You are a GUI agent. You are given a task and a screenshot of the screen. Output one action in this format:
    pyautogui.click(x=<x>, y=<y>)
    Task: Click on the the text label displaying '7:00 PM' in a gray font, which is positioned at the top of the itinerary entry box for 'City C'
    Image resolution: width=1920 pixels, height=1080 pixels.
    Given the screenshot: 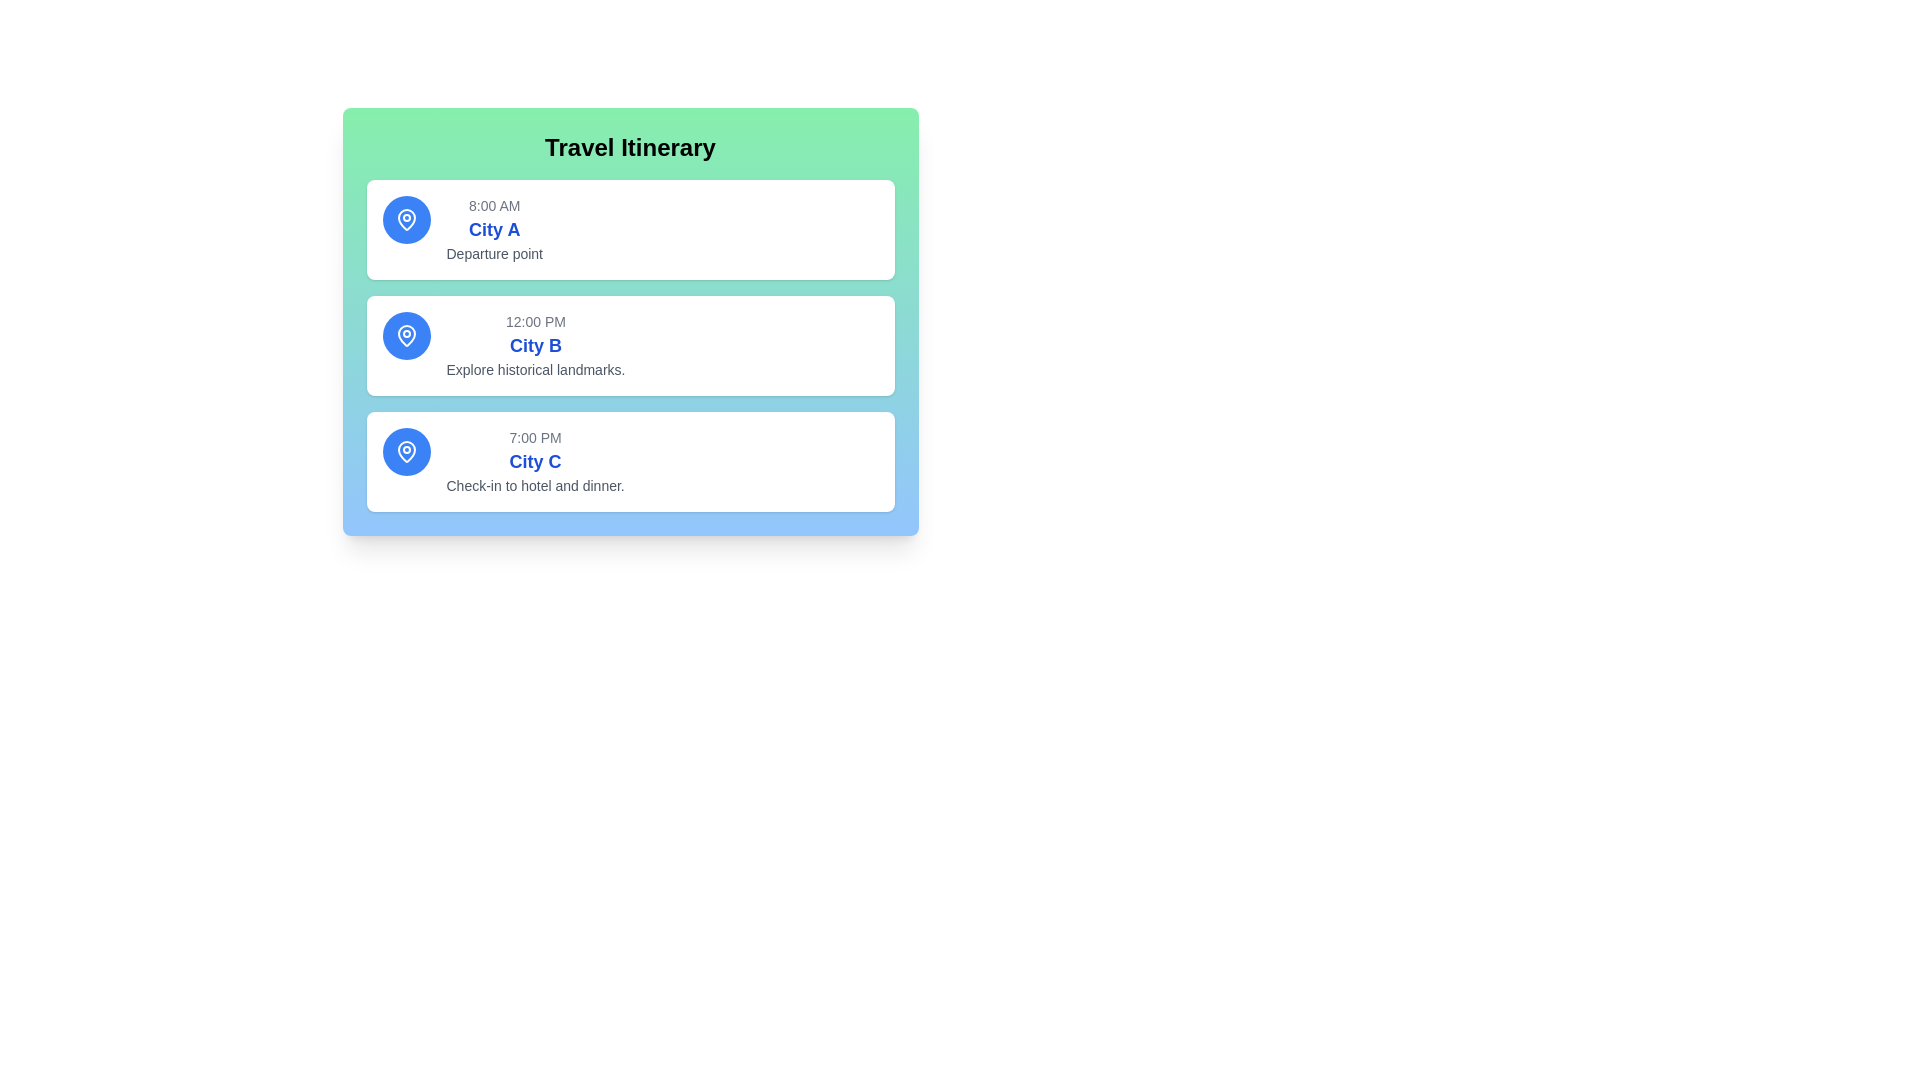 What is the action you would take?
    pyautogui.click(x=535, y=437)
    